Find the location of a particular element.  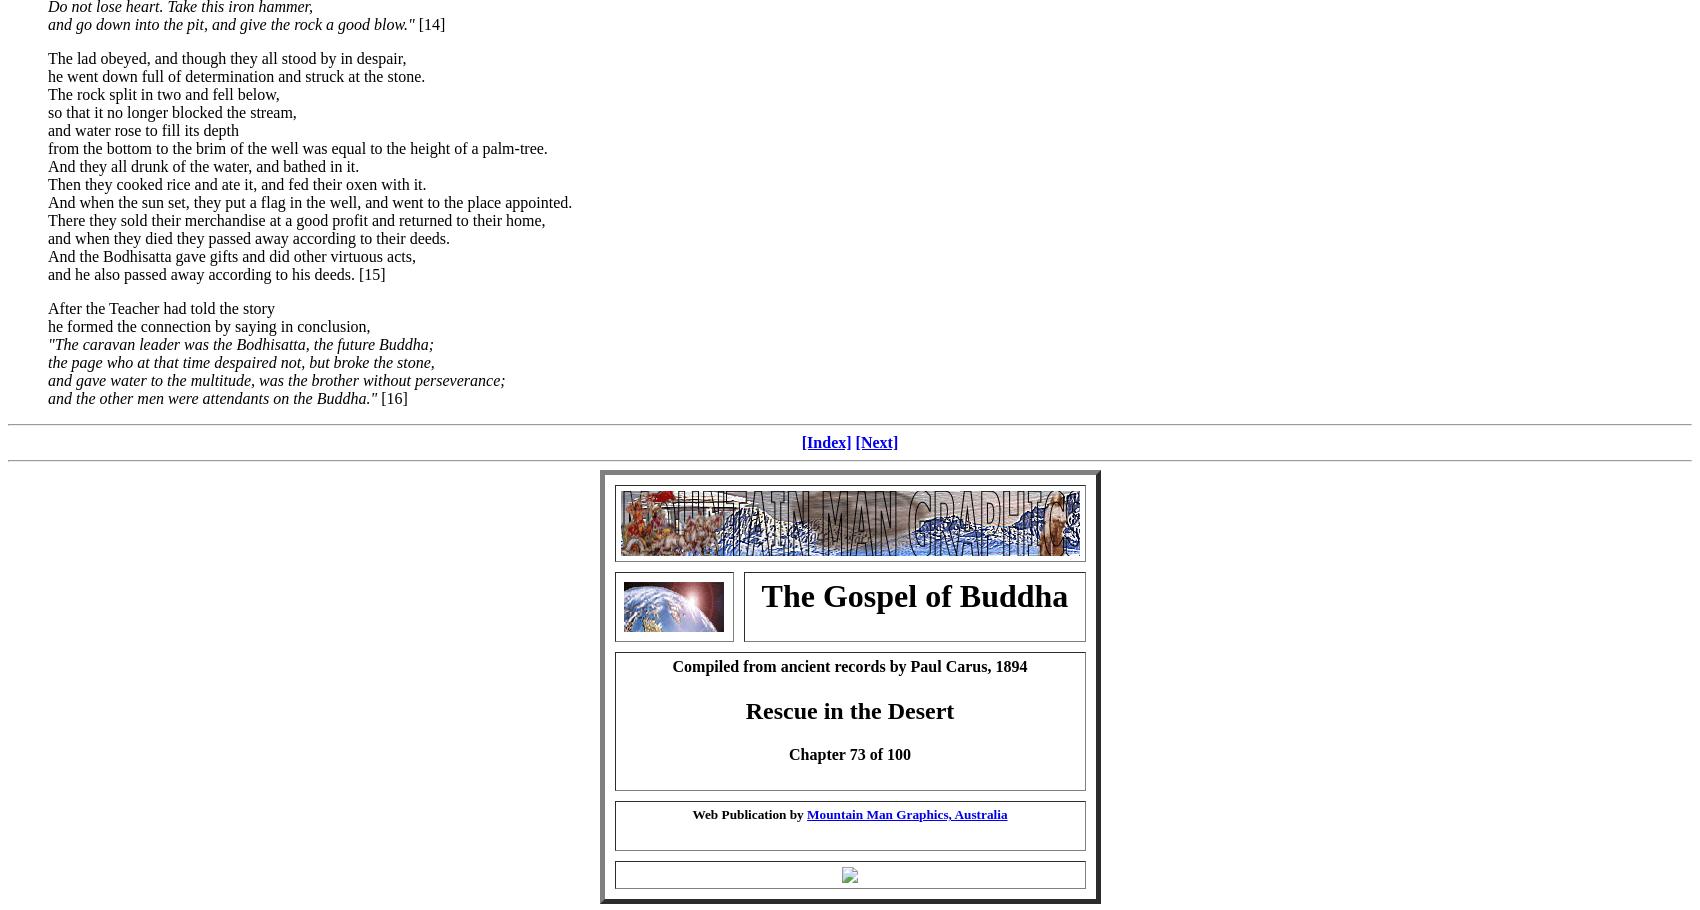

'And when the sun set, they put a flag in the well, and went to the place appointed.' is located at coordinates (310, 200).